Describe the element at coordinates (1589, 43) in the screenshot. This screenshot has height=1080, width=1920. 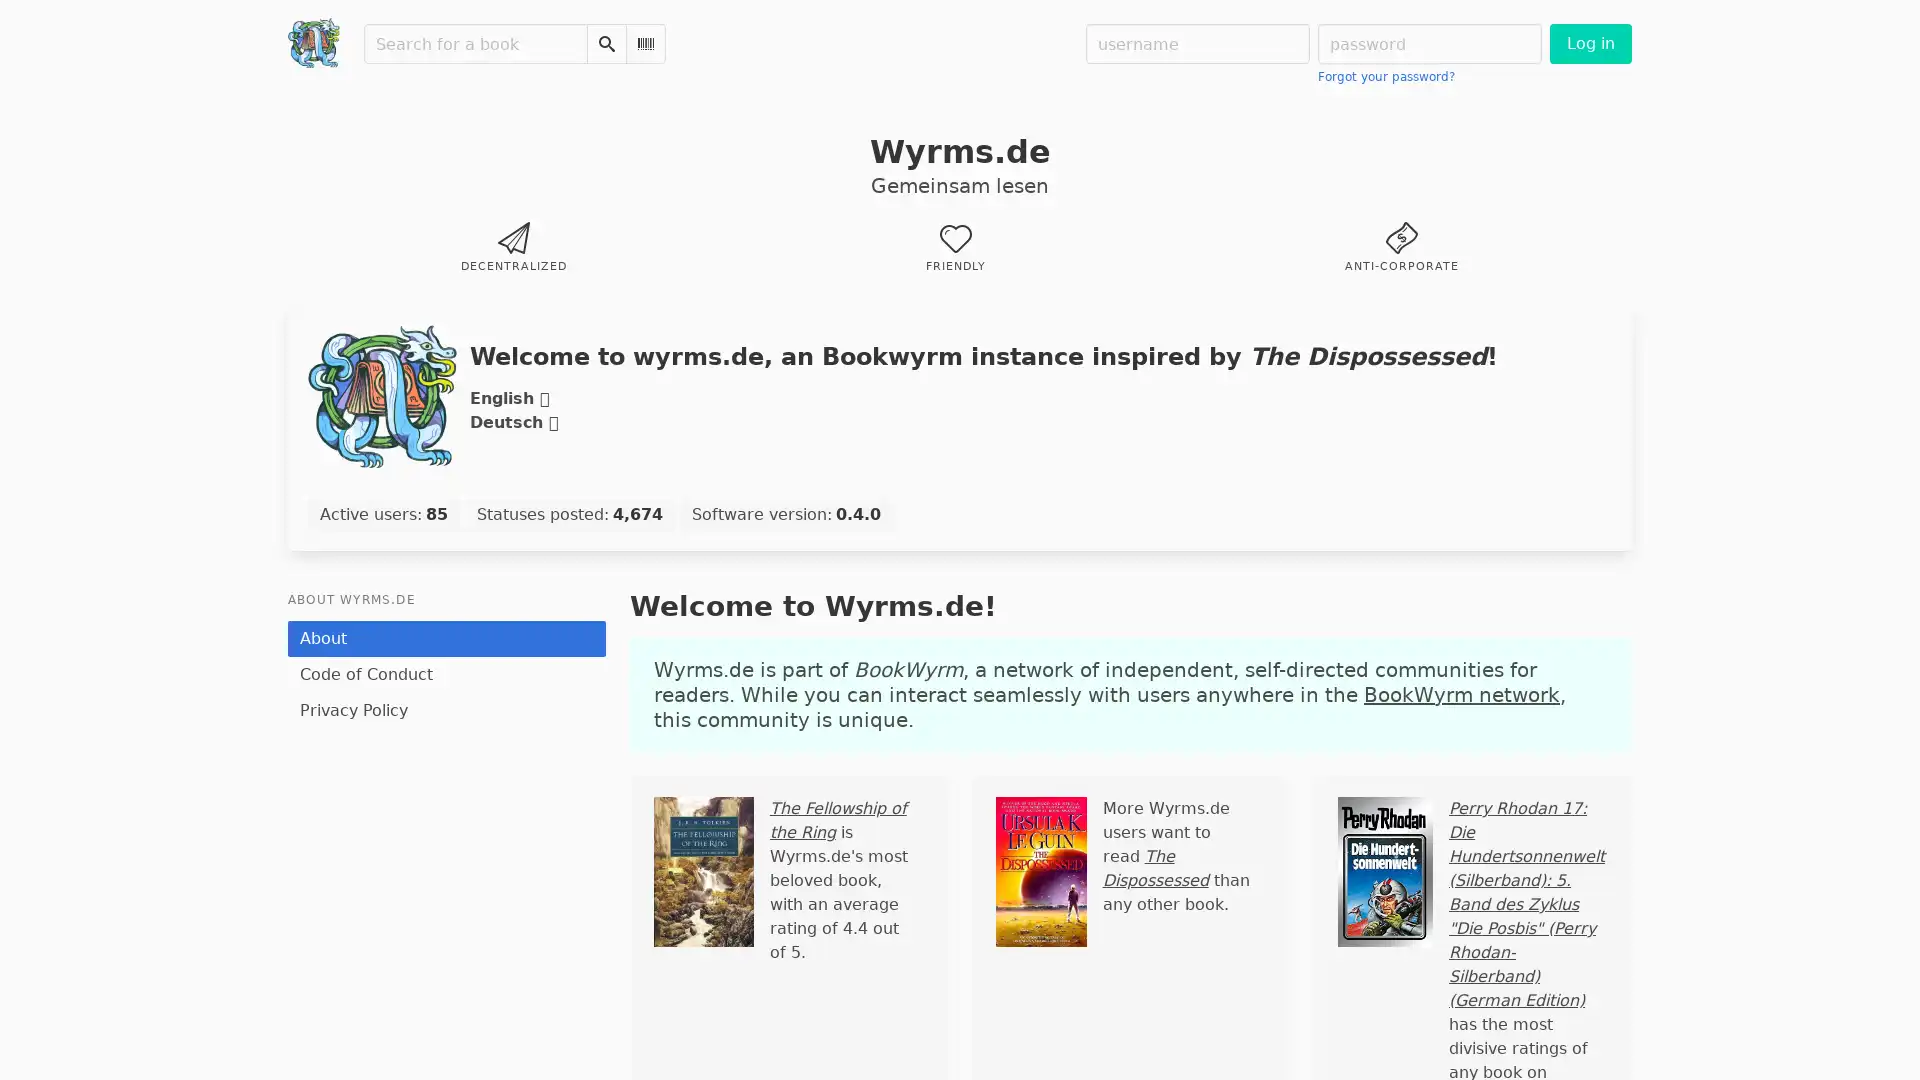
I see `Log in` at that location.